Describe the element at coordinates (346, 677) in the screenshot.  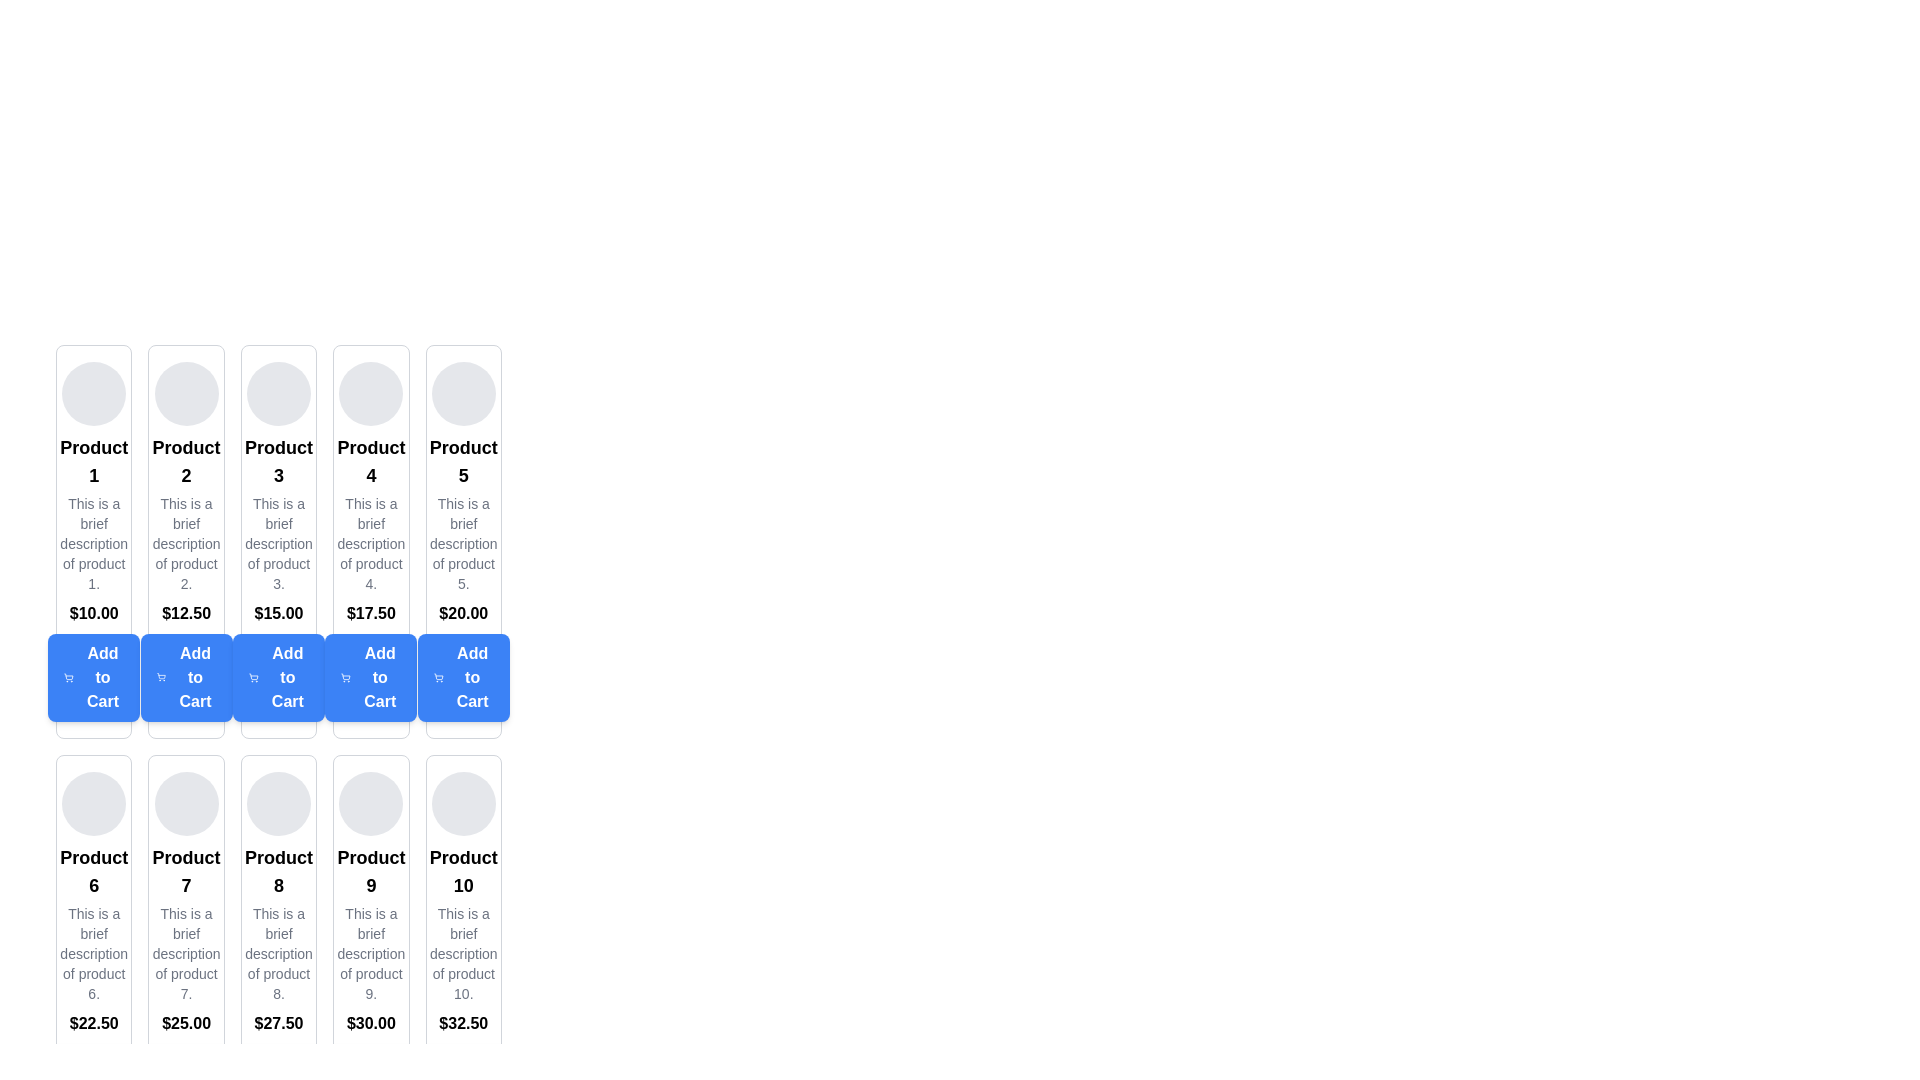
I see `the Add to Cart button for Product 4, which contains a minimalistic shopping cart icon styled as an outline with rounded edges on its left side` at that location.